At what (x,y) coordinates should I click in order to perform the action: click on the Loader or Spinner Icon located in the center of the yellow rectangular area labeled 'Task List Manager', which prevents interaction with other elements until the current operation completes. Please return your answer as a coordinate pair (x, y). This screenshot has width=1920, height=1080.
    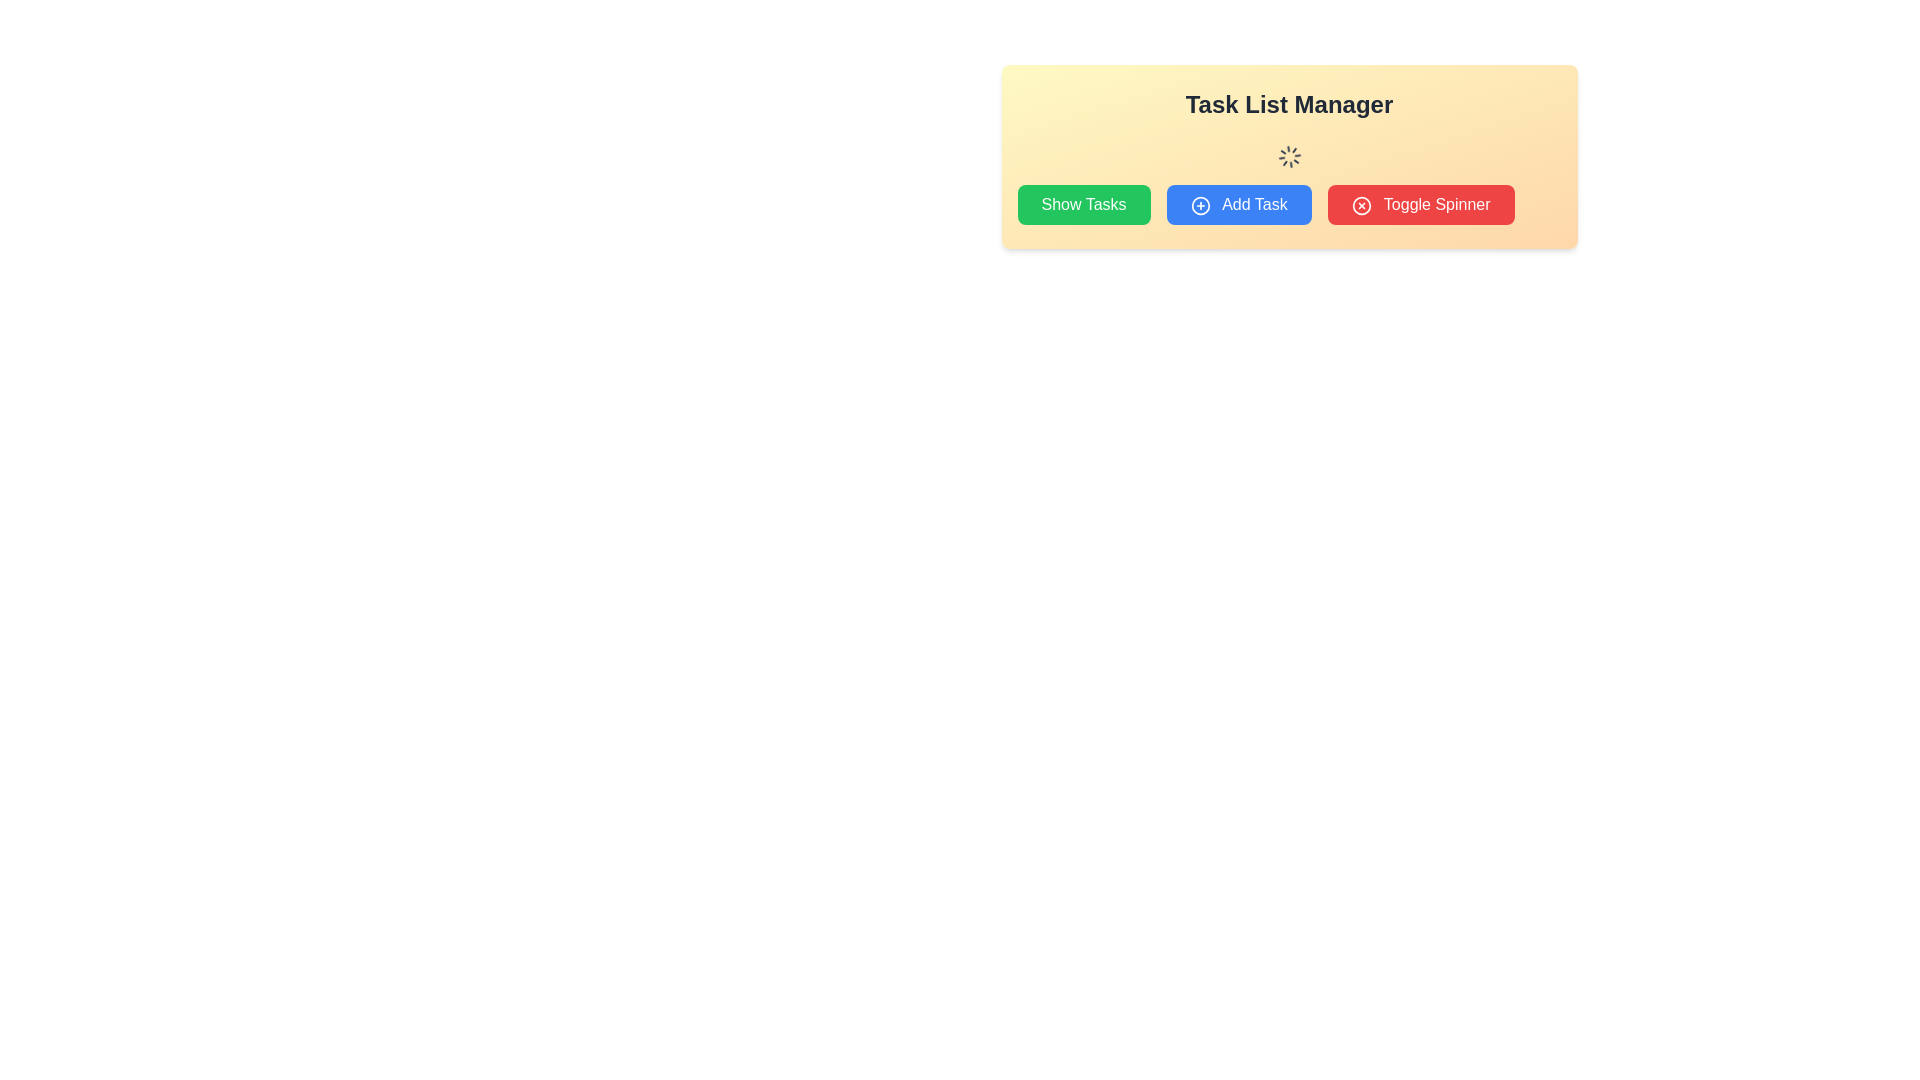
    Looking at the image, I should click on (1289, 156).